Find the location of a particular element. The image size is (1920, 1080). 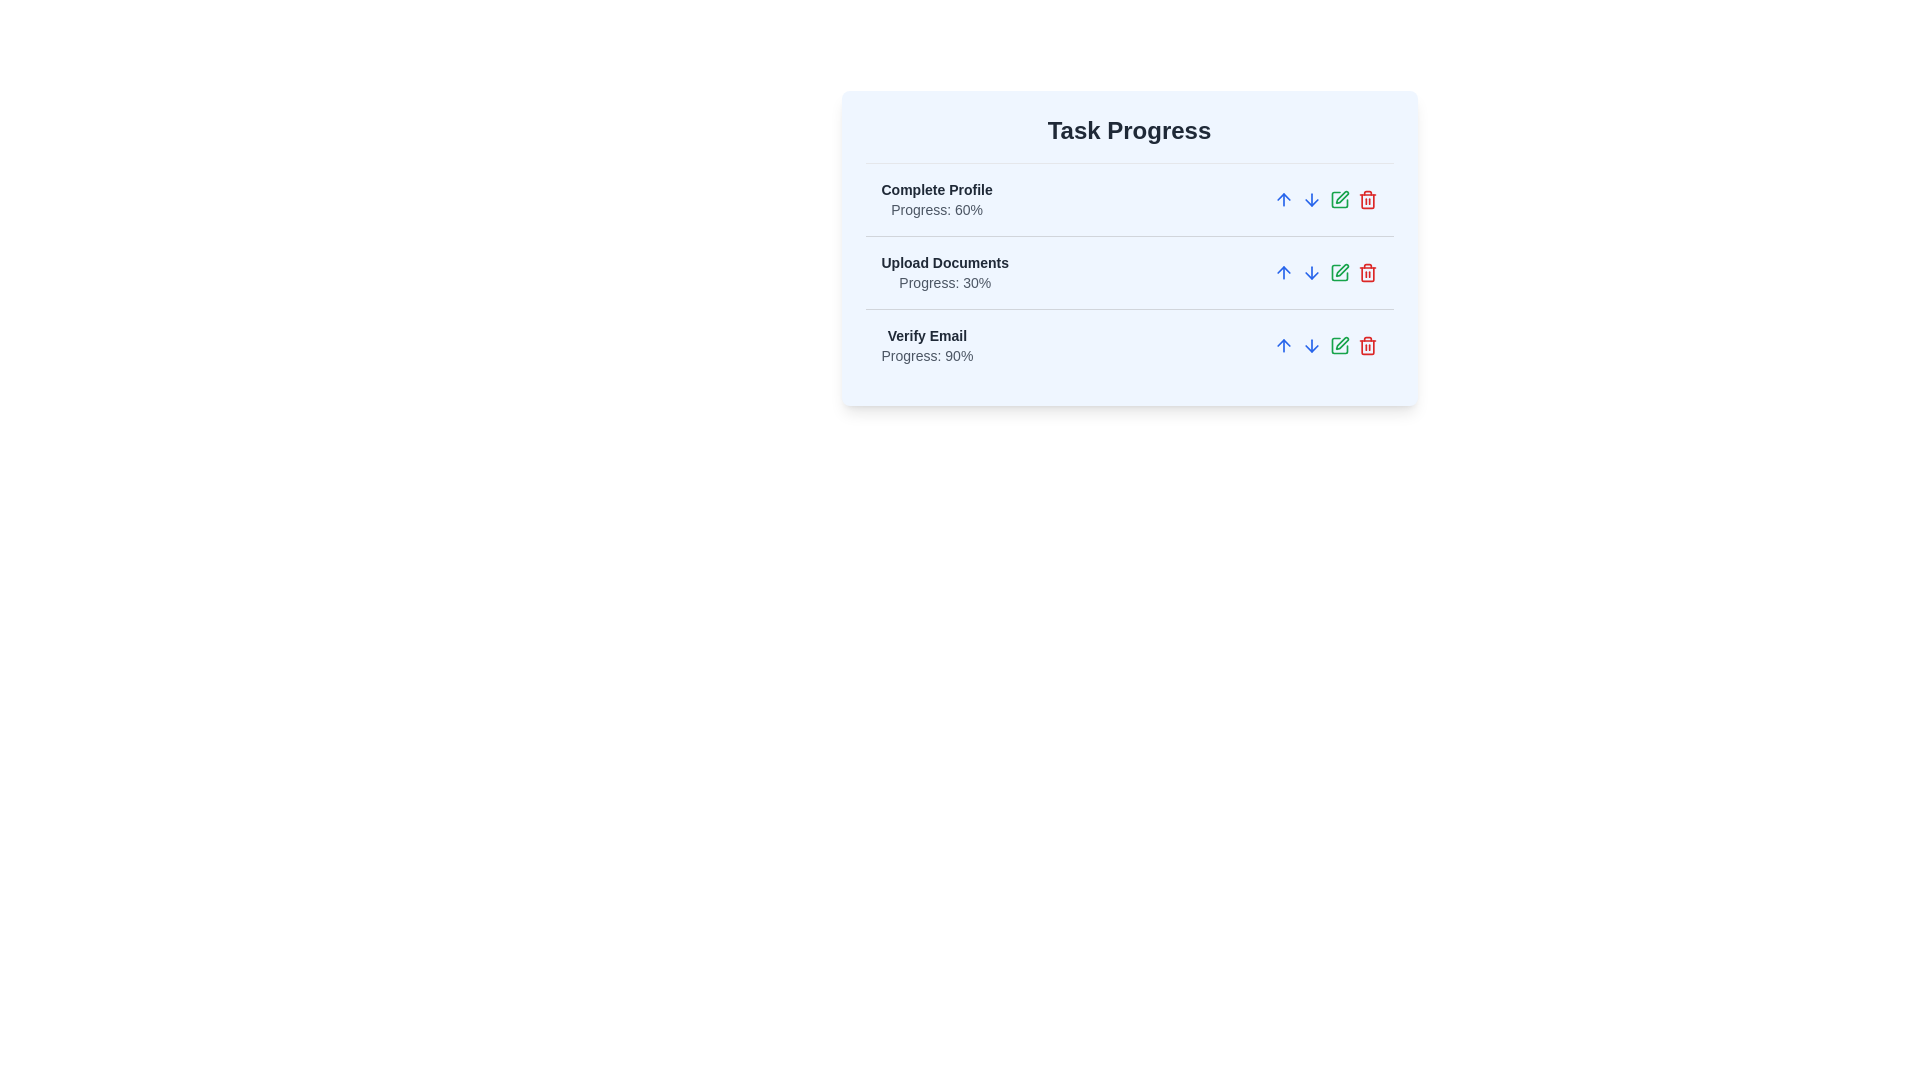

the green pencil-shaped edit button located in the 'Task Progress' section beside the red trash can icon is located at coordinates (1339, 345).